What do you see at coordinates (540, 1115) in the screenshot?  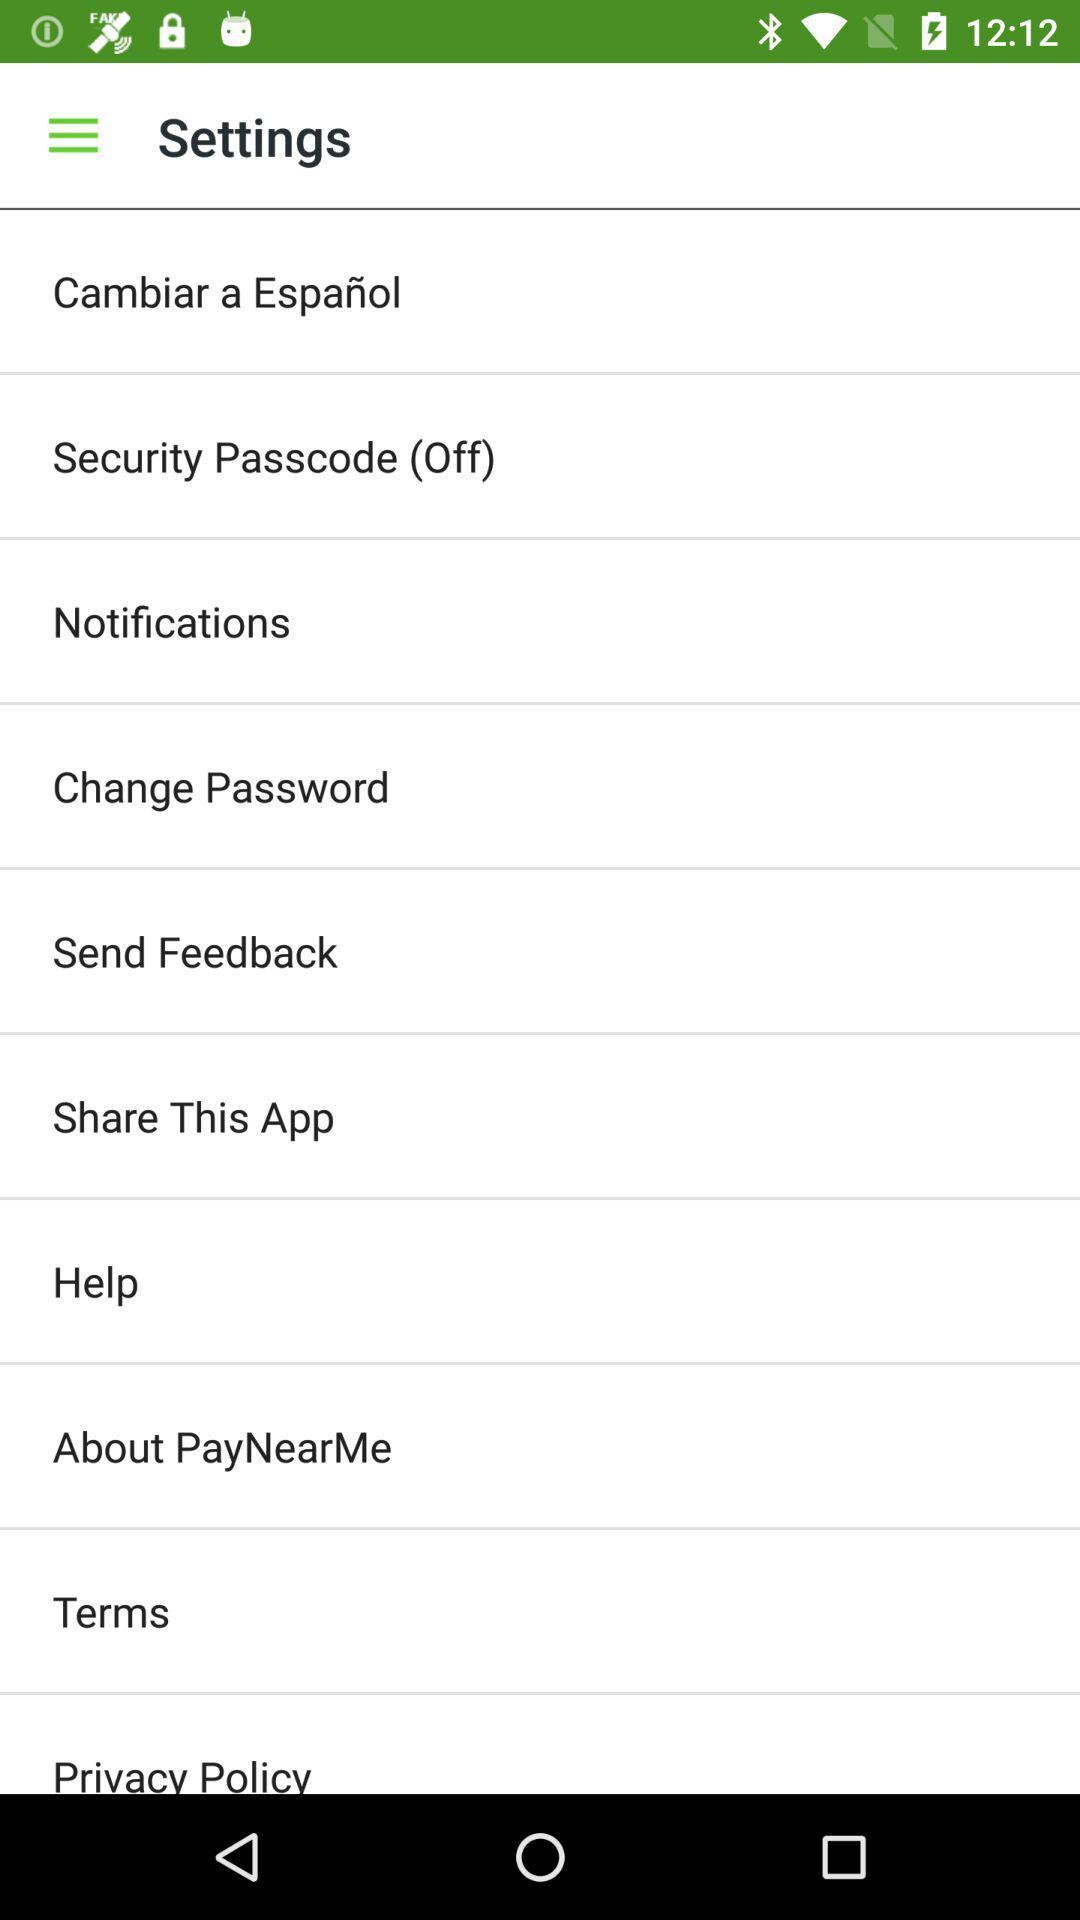 I see `share this app icon` at bounding box center [540, 1115].